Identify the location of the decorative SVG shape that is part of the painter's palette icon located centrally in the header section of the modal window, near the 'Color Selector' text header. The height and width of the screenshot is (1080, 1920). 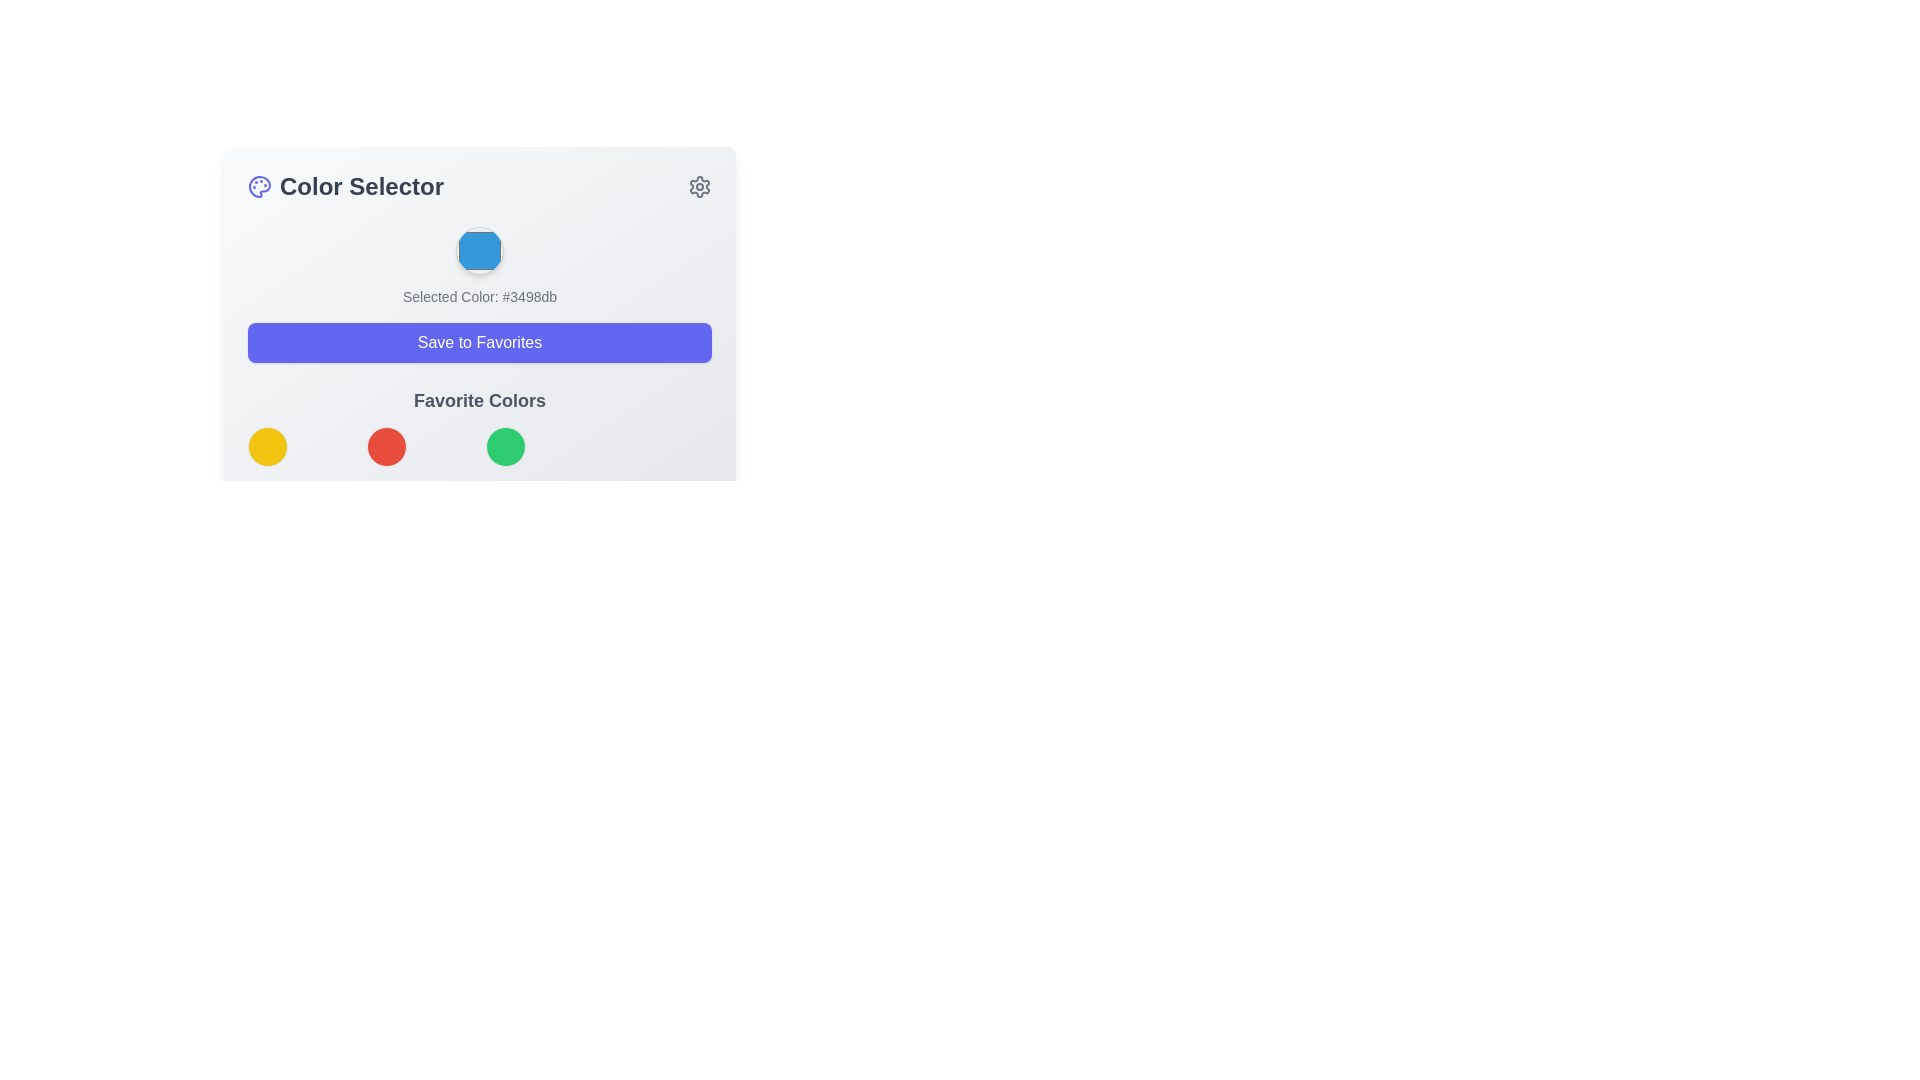
(258, 186).